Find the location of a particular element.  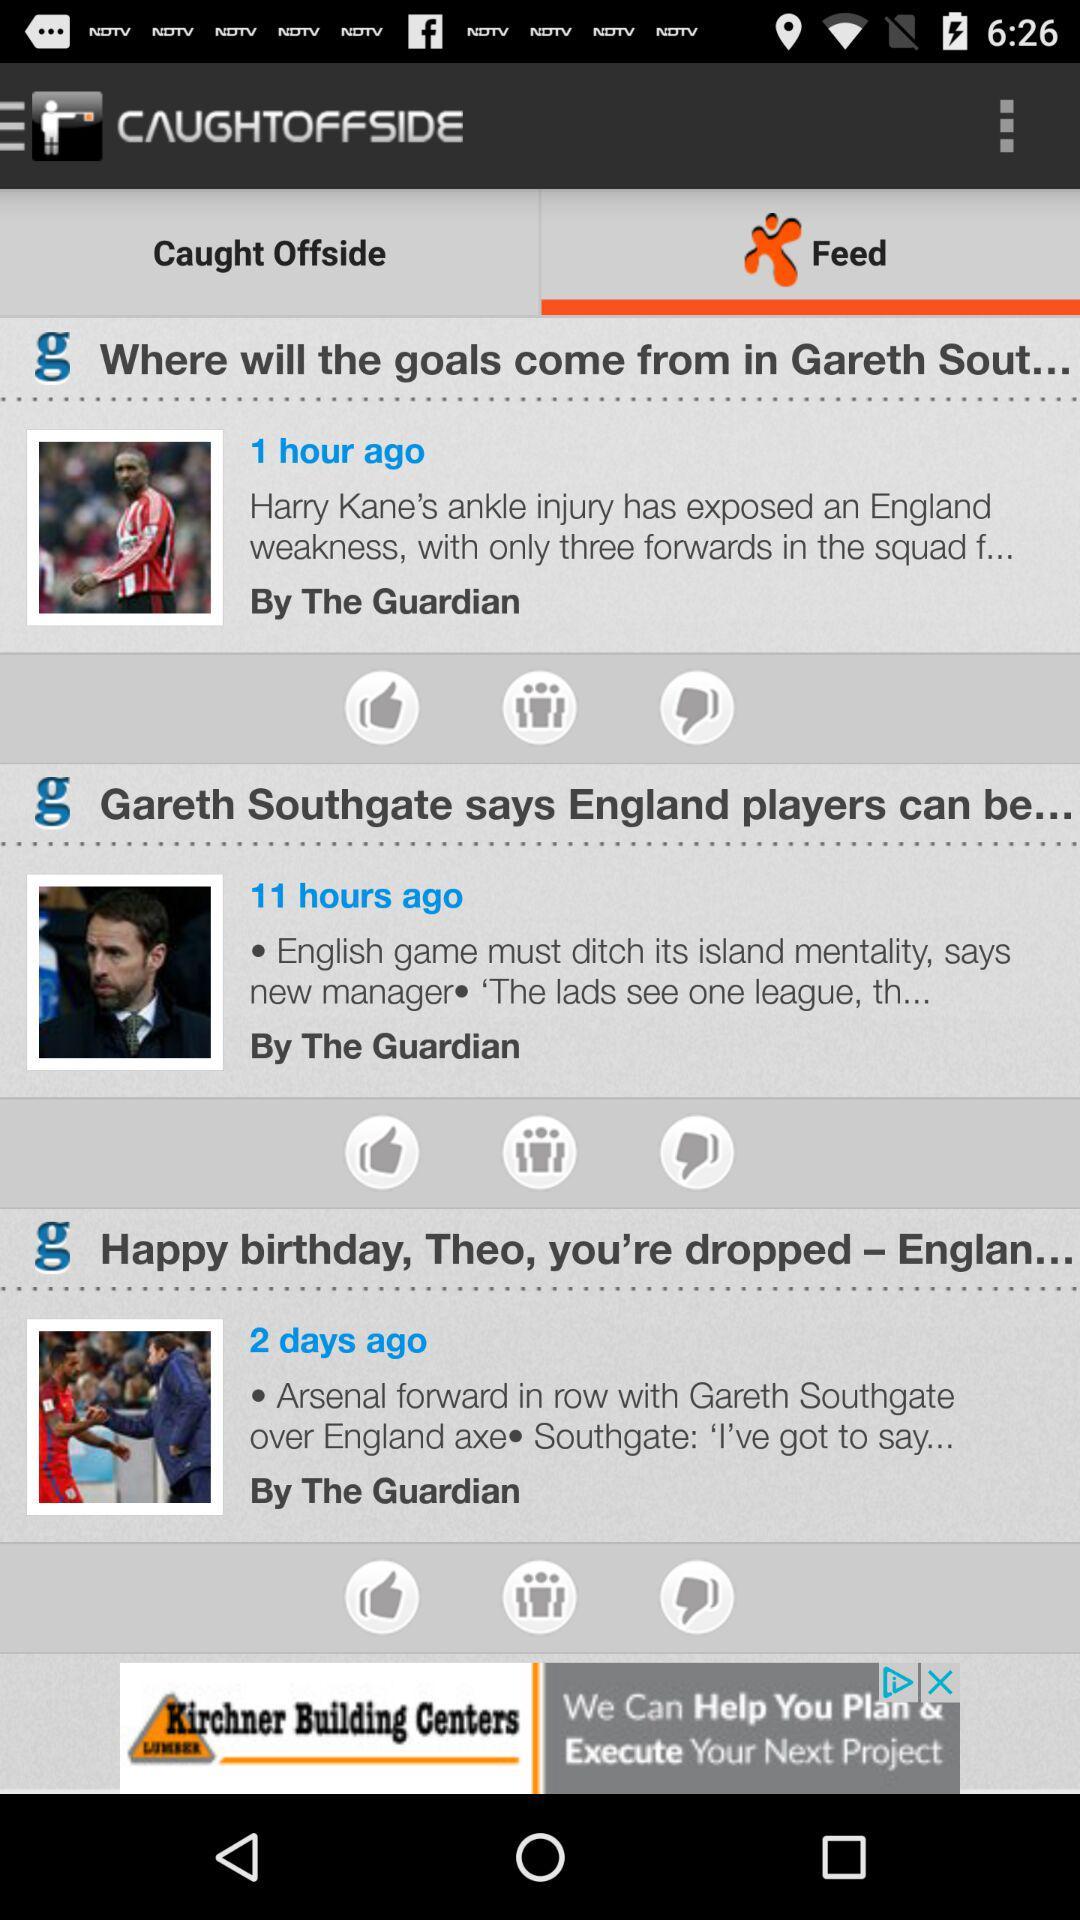

dislike is located at coordinates (696, 707).